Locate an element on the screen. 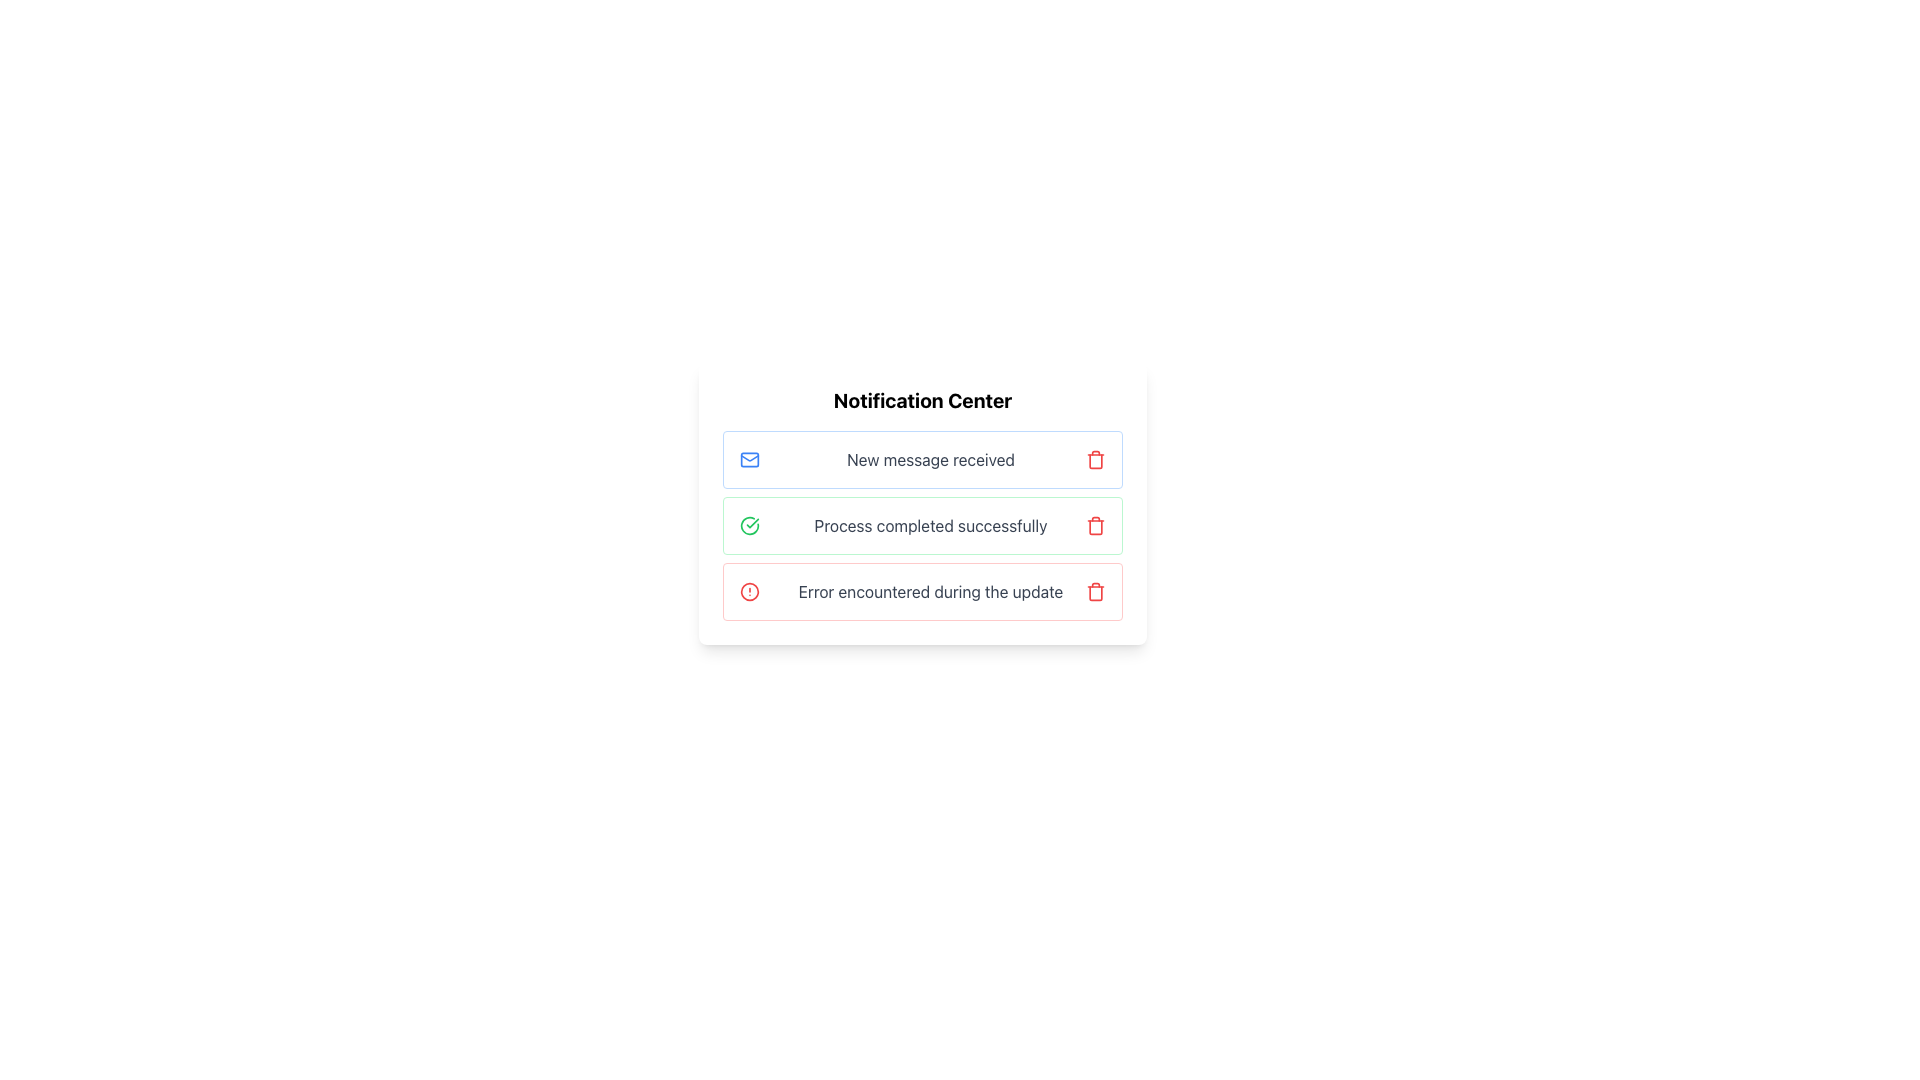 The width and height of the screenshot is (1920, 1080). the trash can base representation element, which is part of the trash icon in the second notification indicating 'Process completed successfully' in the Notification Center is located at coordinates (1094, 526).